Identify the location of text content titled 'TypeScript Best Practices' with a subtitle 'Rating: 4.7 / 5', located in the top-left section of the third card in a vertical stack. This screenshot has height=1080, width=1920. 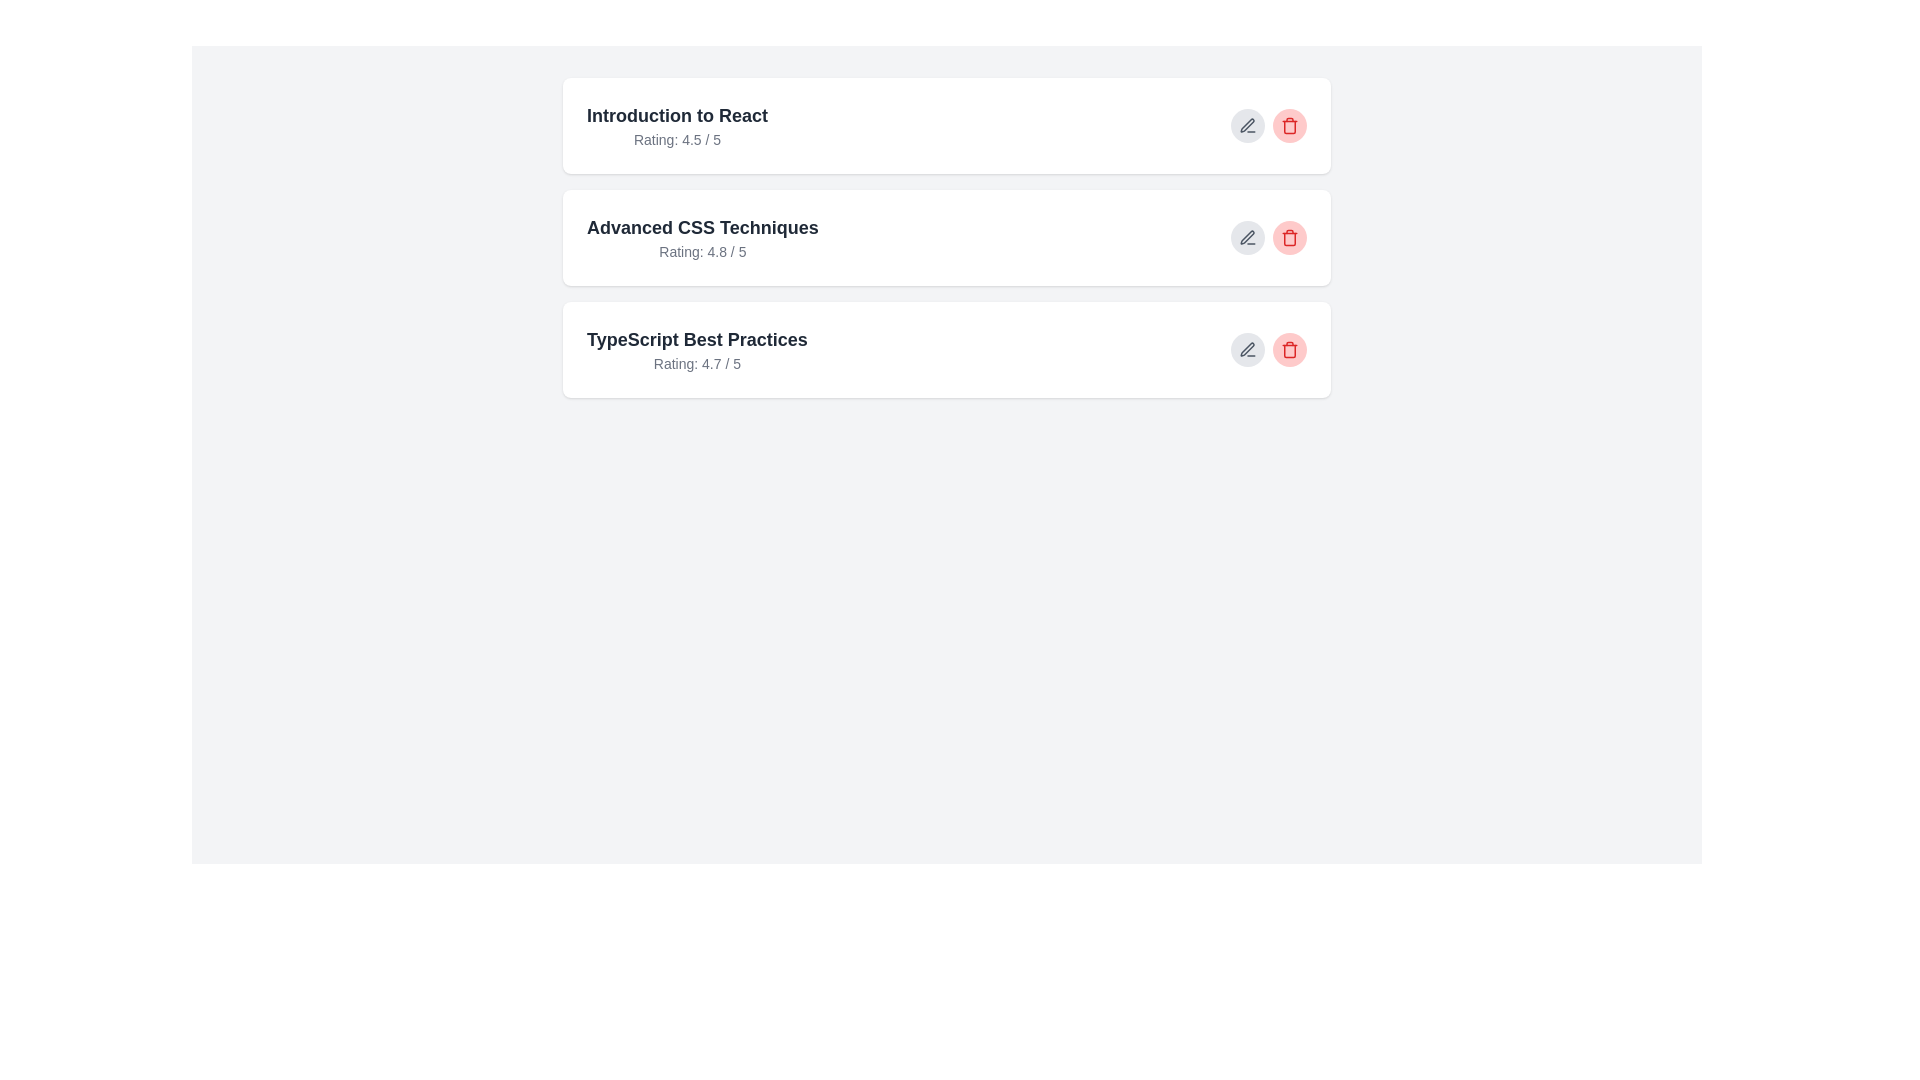
(697, 349).